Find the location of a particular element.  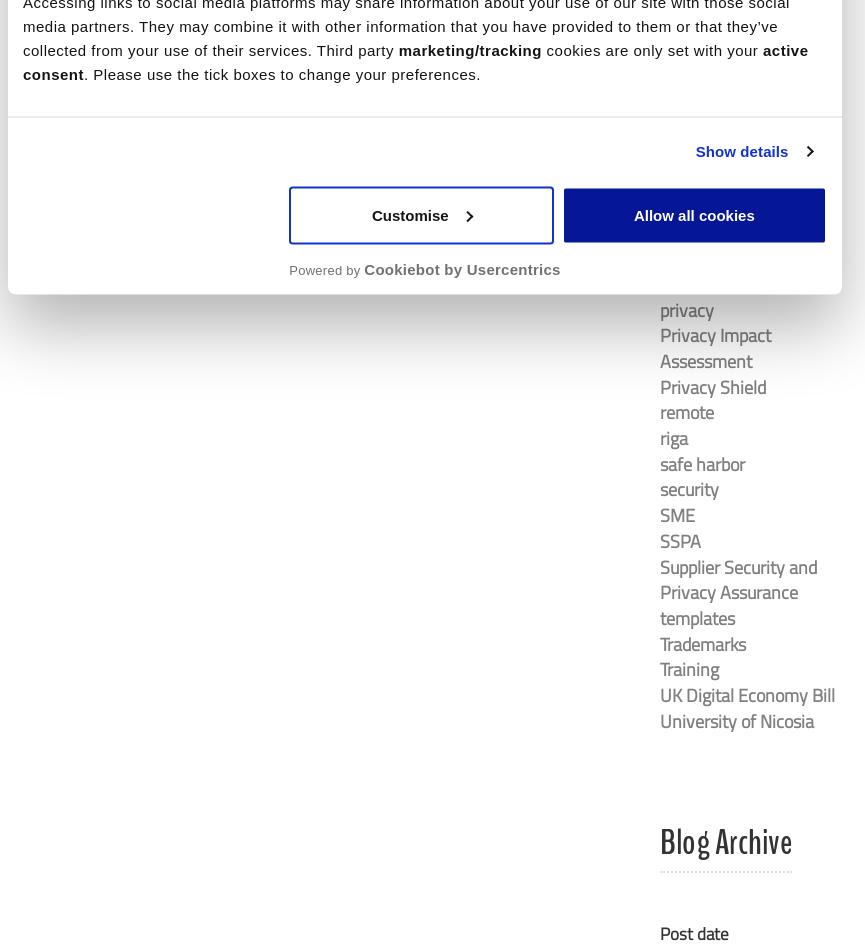

'UK Digital Economy Bill' is located at coordinates (746, 694).